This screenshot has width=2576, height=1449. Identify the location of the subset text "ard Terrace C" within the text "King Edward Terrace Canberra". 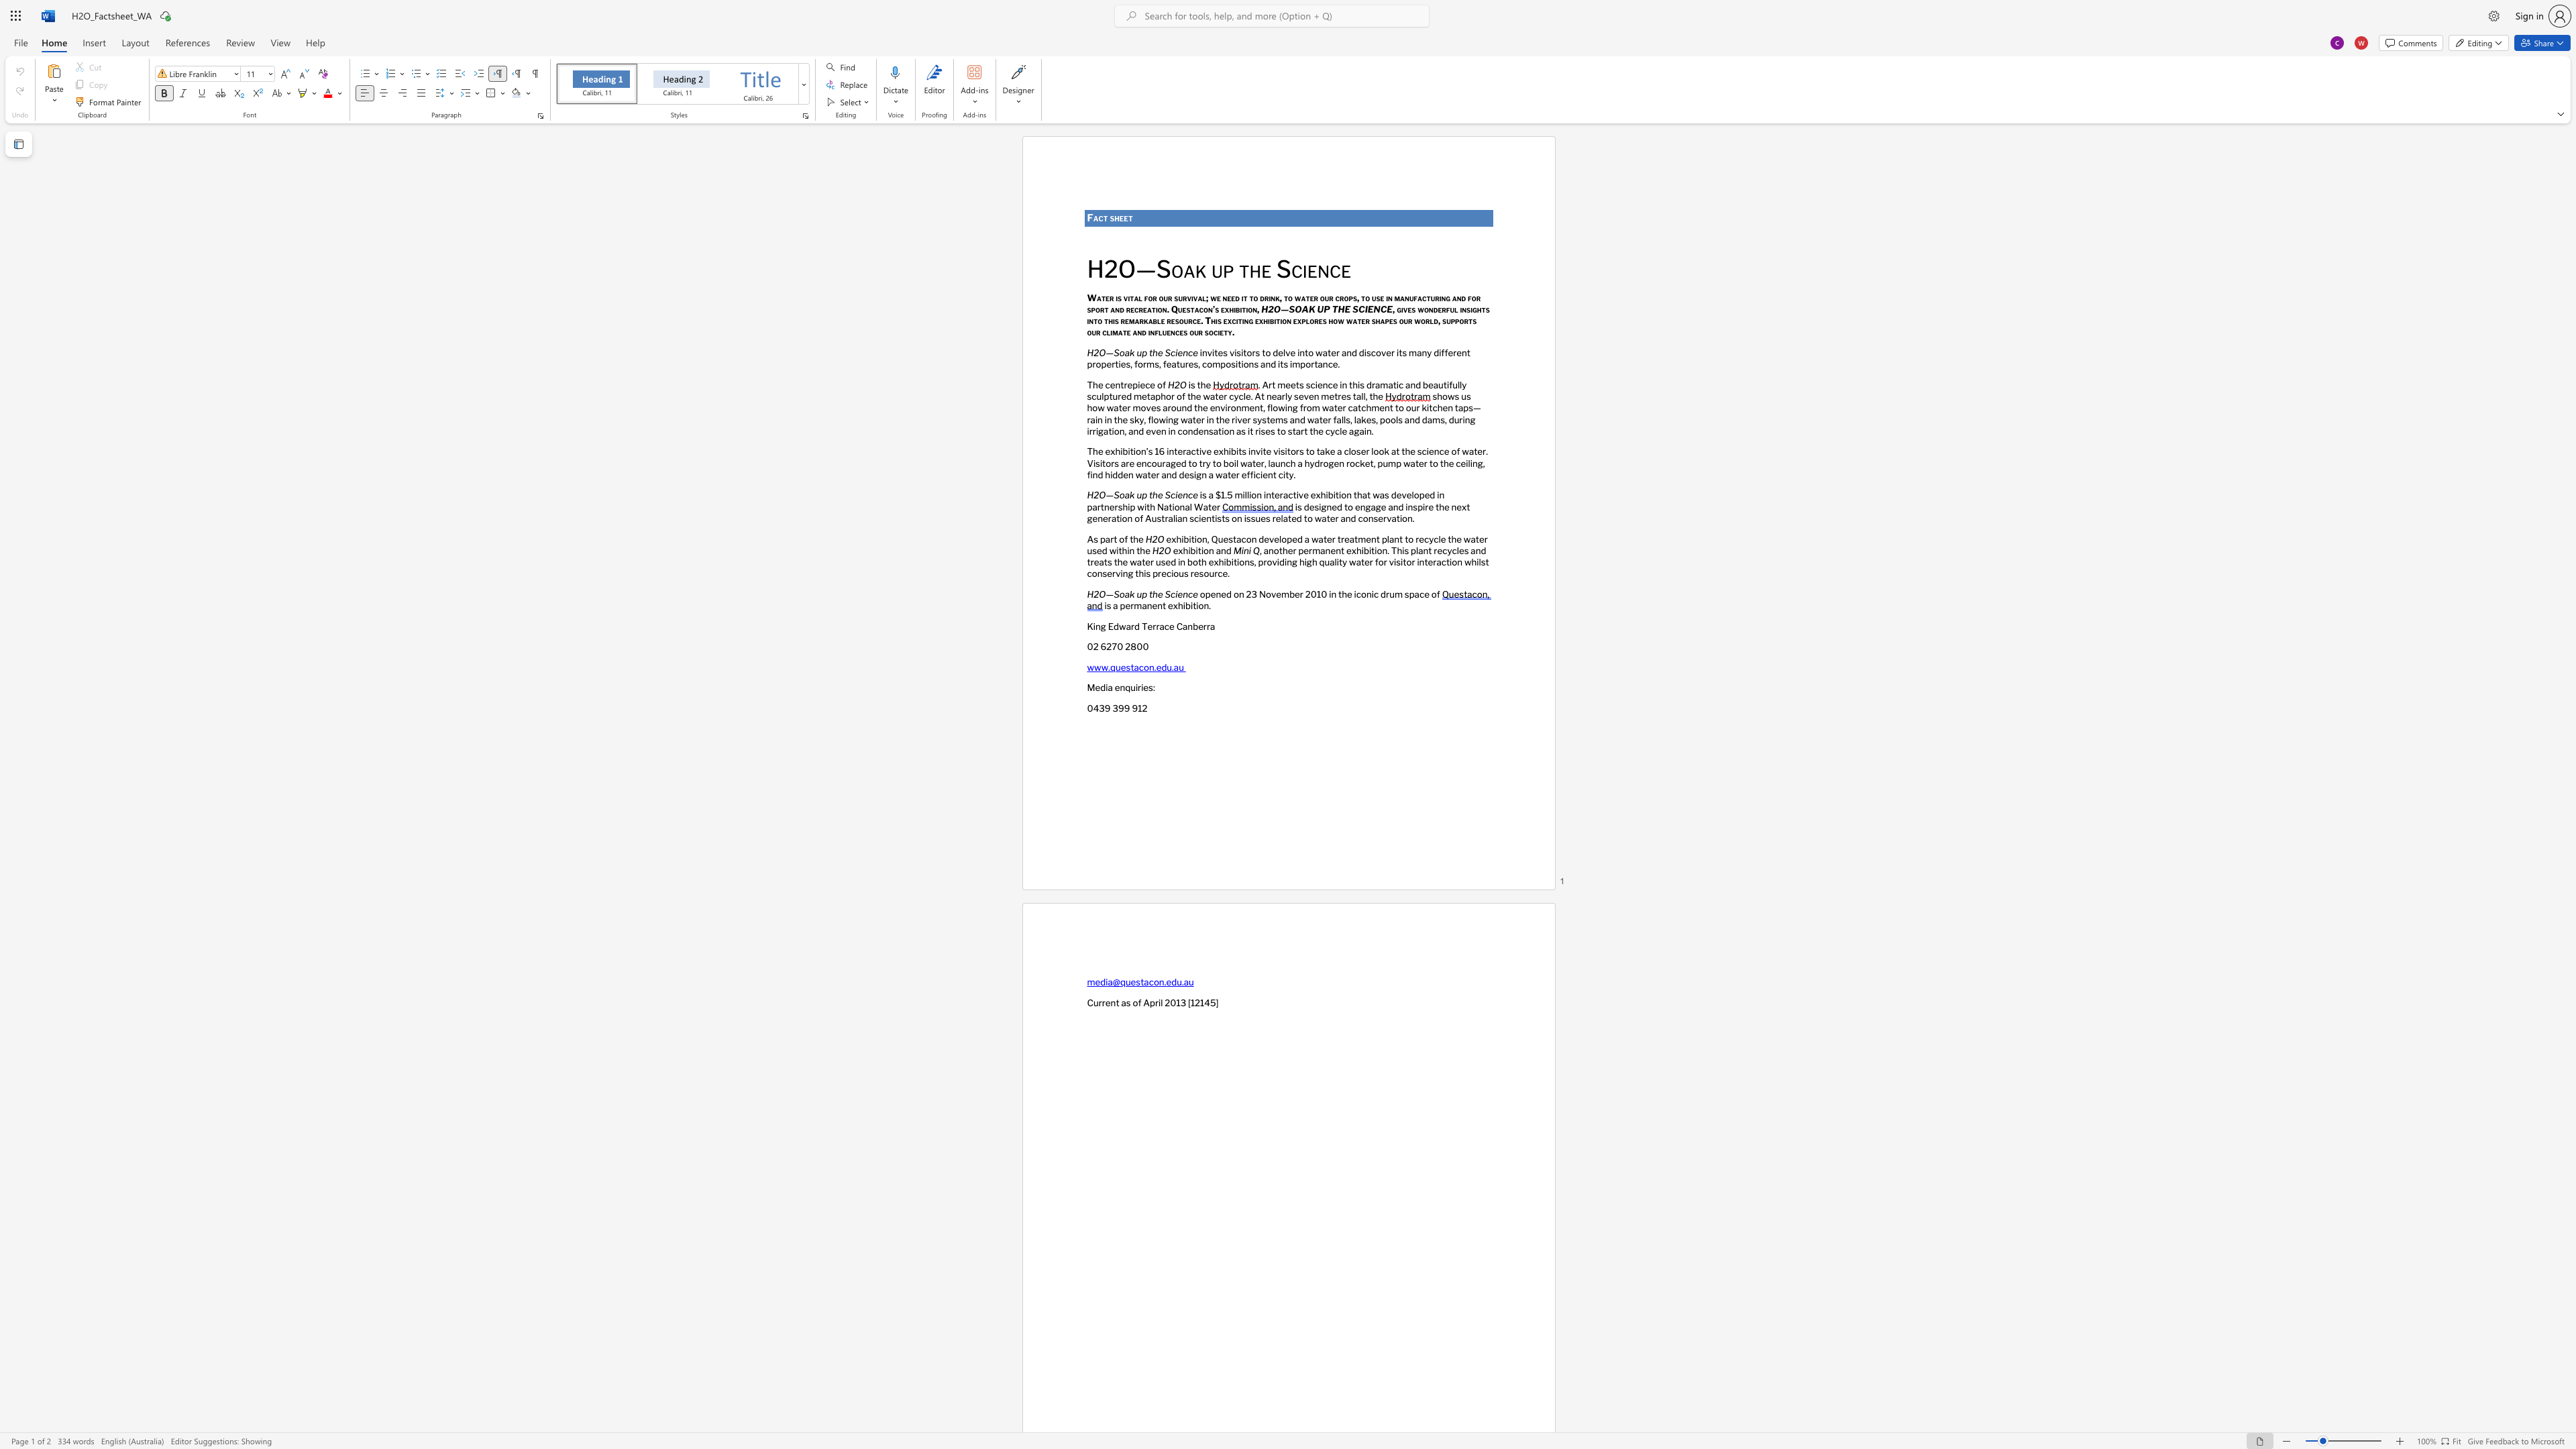
(1126, 625).